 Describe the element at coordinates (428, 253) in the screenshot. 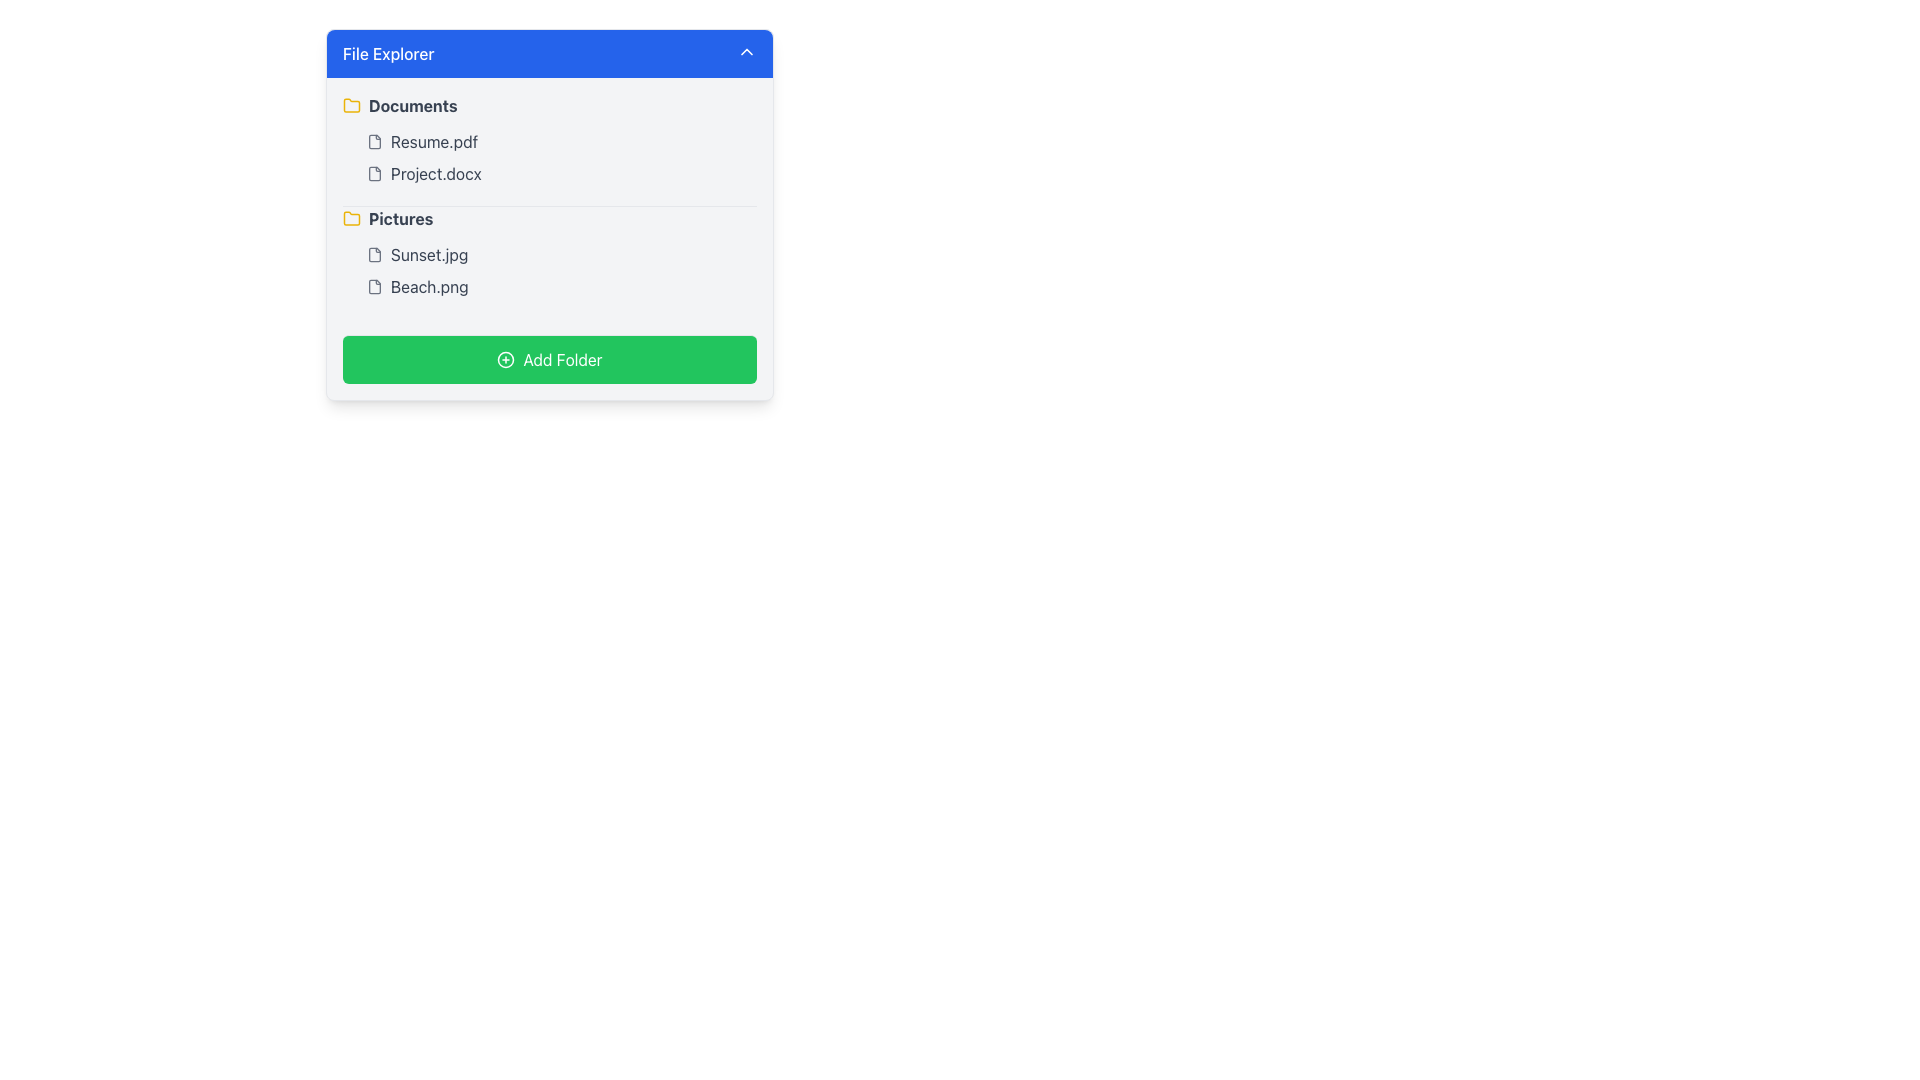

I see `the text label displaying 'Sunset.jpg' located in the Pictures folder of the file explorer interface` at that location.